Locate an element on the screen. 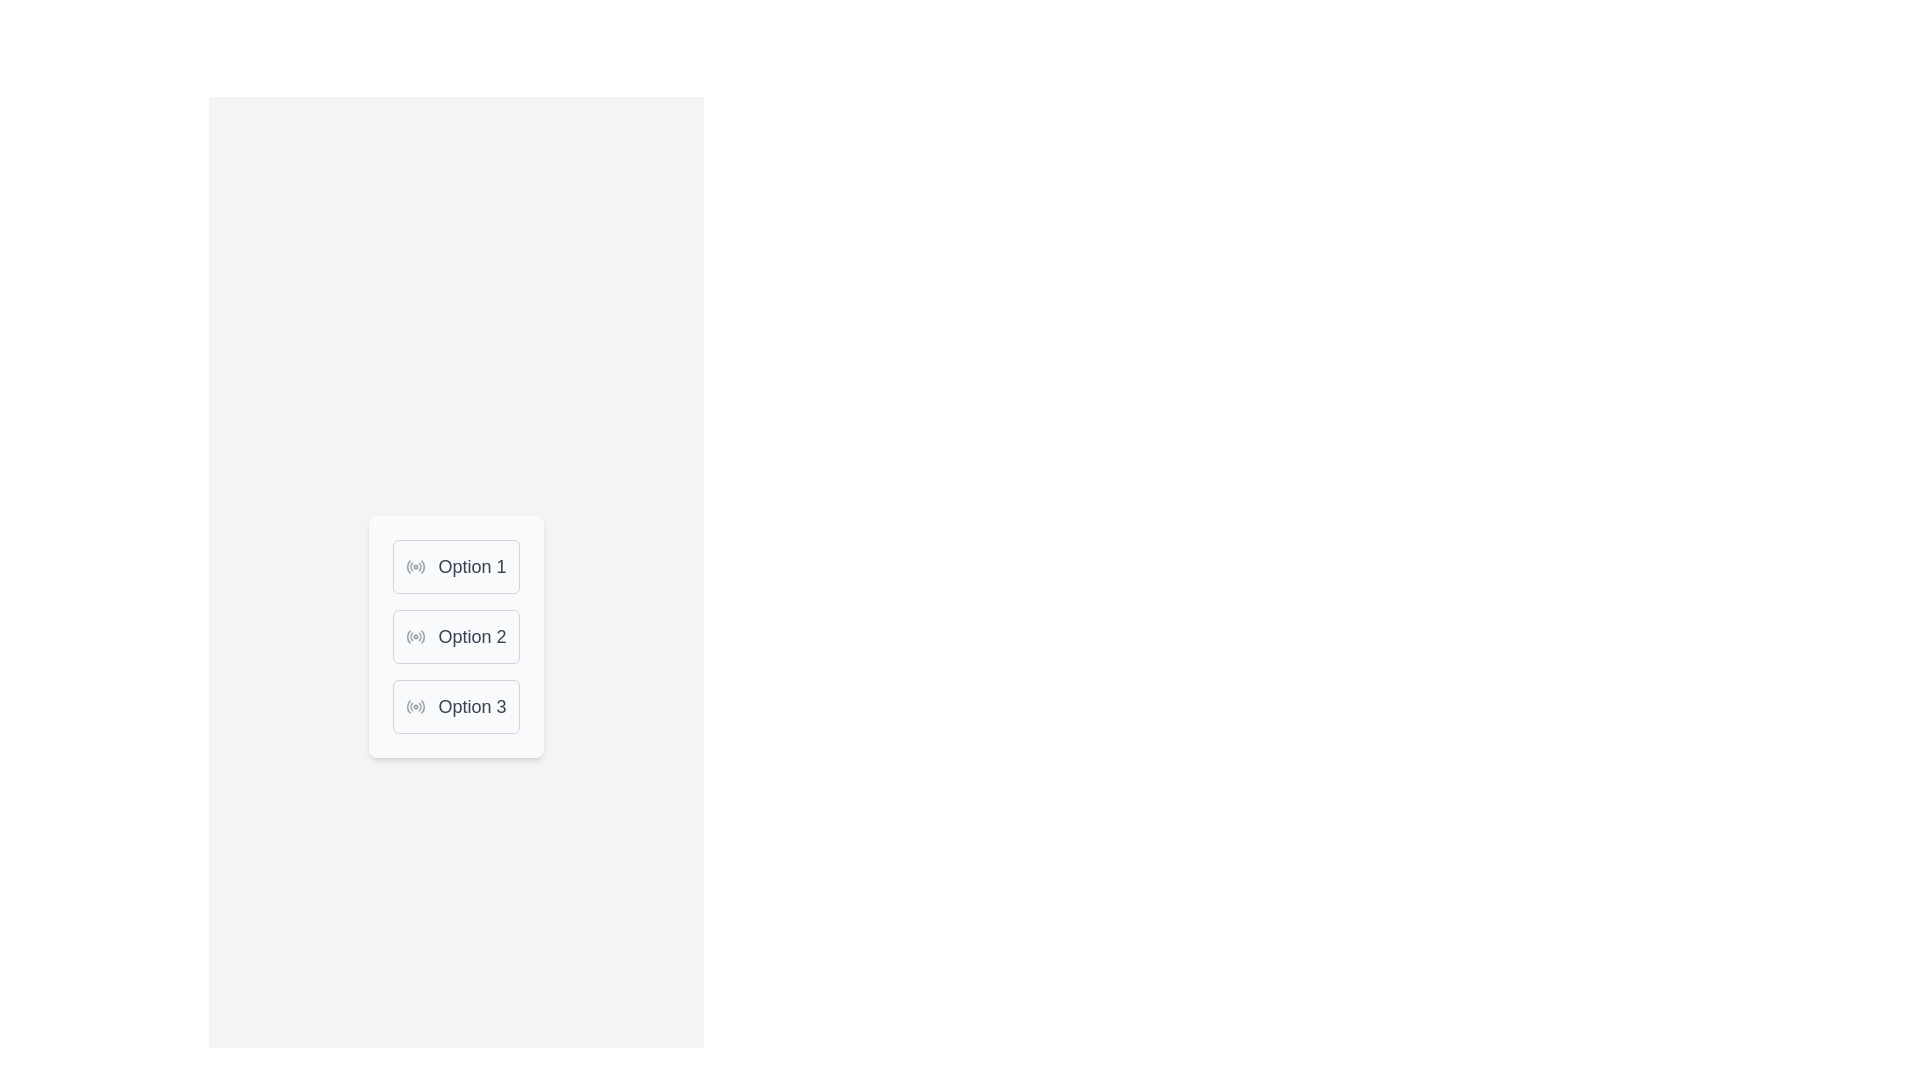 The height and width of the screenshot is (1080, 1920). text of the label describing the first selectable option located to the right of the circular radio icon in the first interactive option button is located at coordinates (471, 567).